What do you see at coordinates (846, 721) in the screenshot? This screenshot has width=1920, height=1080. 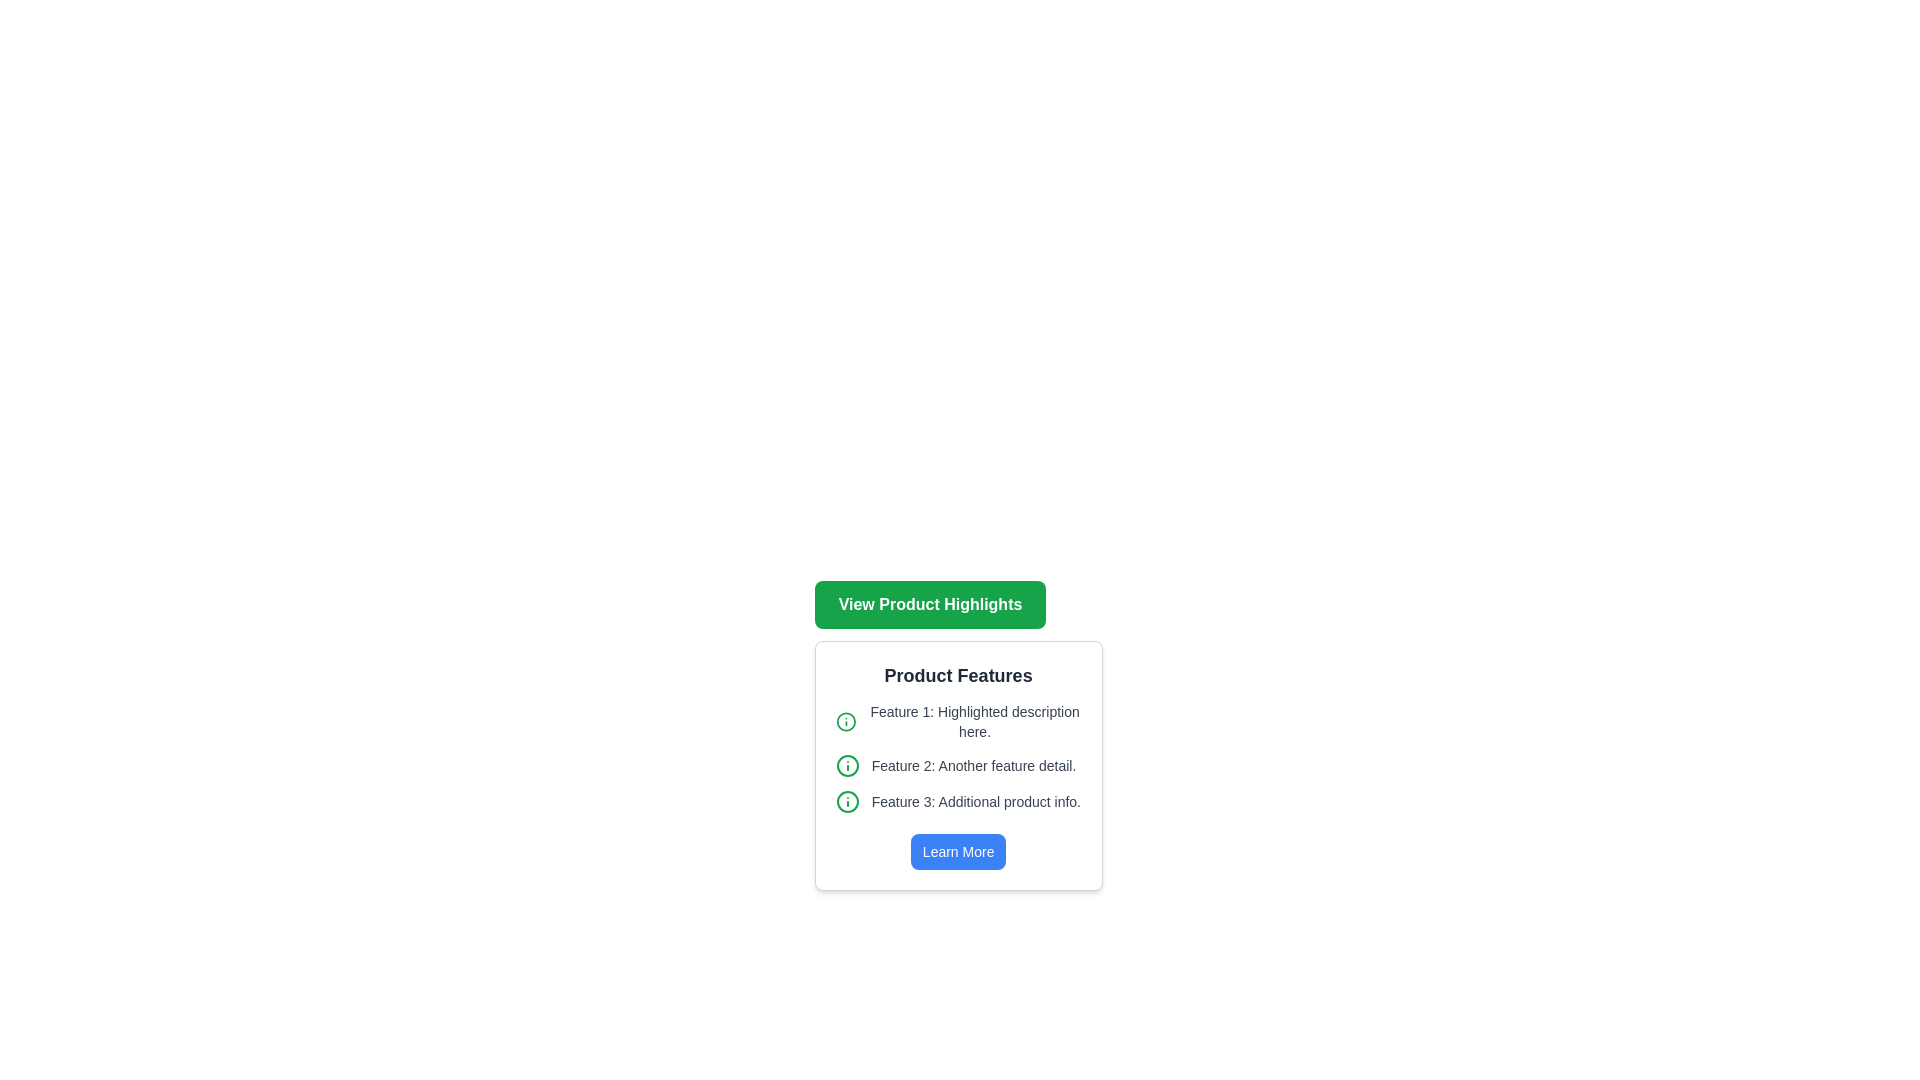 I see `the first icon that serves as a graphical indicator for 'Feature 1: Highlighted description here.'` at bounding box center [846, 721].